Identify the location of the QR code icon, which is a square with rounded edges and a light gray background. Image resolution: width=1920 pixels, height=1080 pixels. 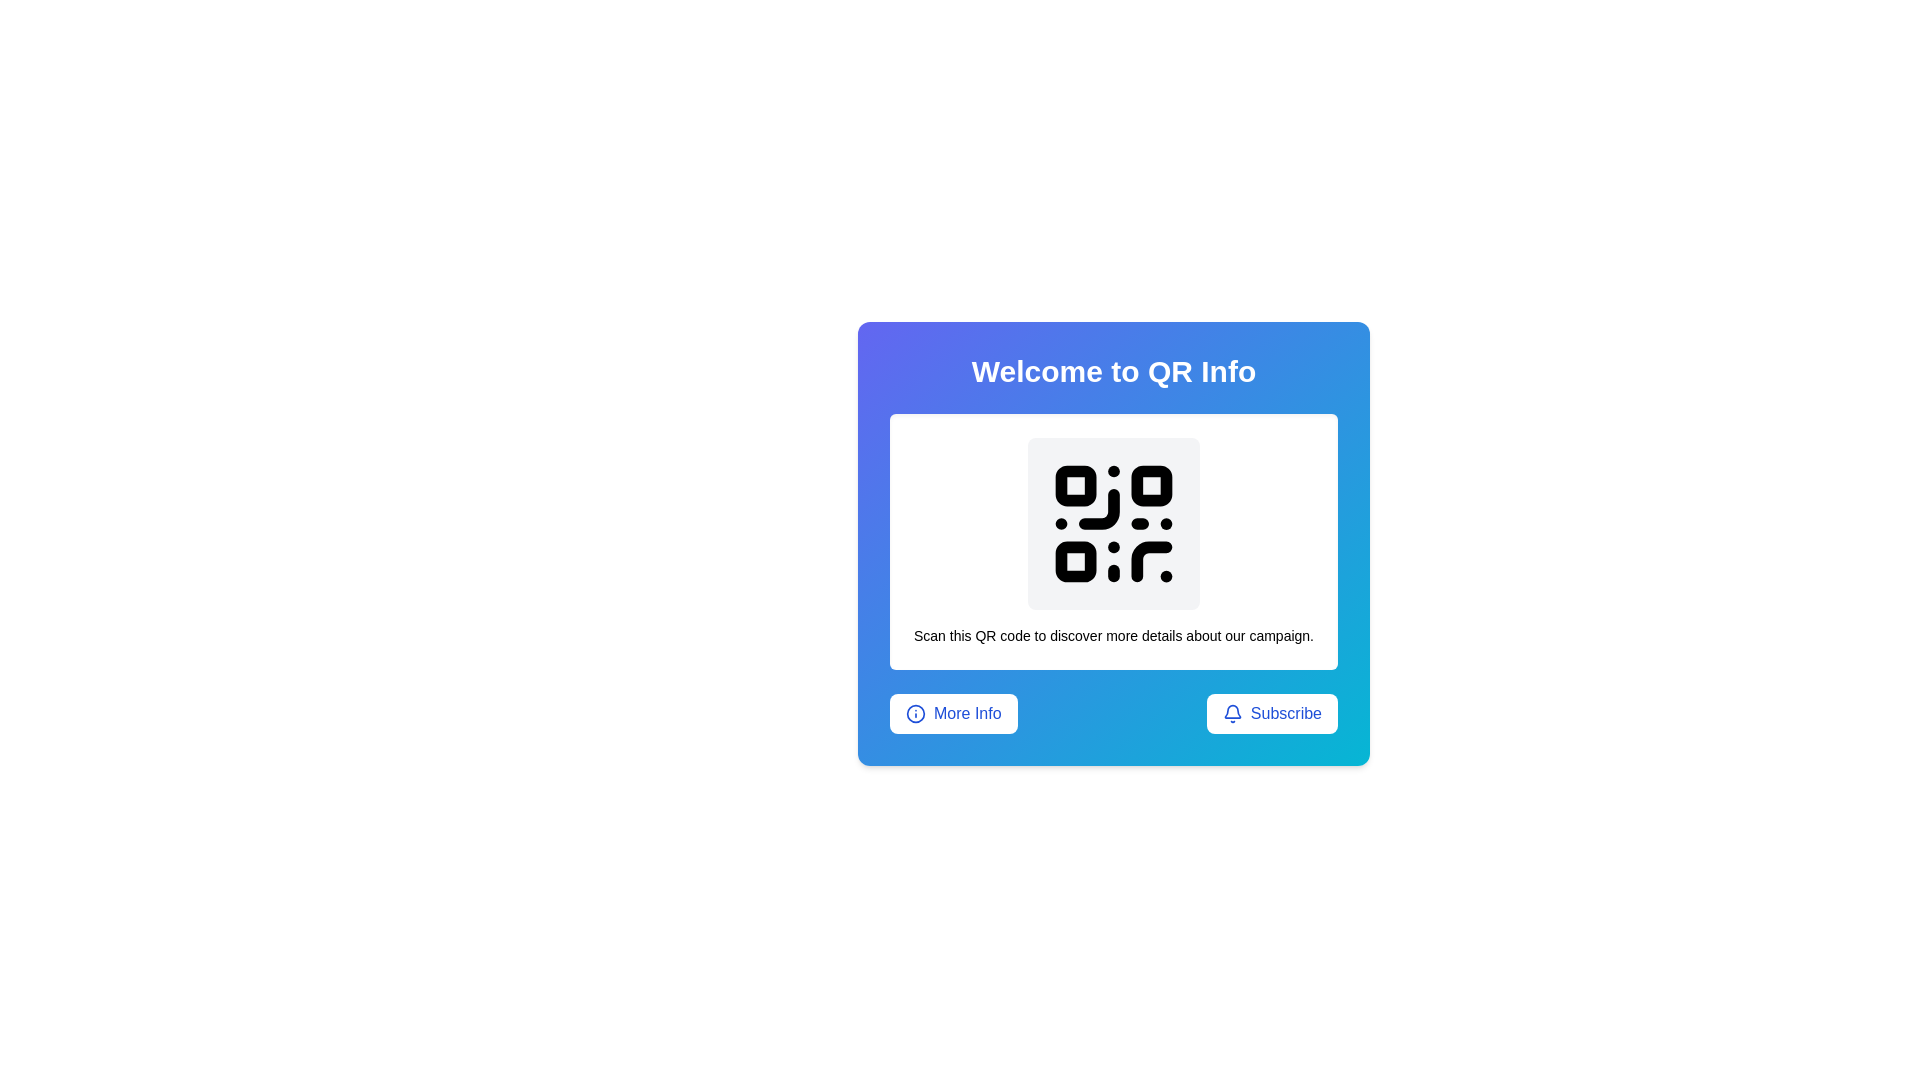
(1112, 523).